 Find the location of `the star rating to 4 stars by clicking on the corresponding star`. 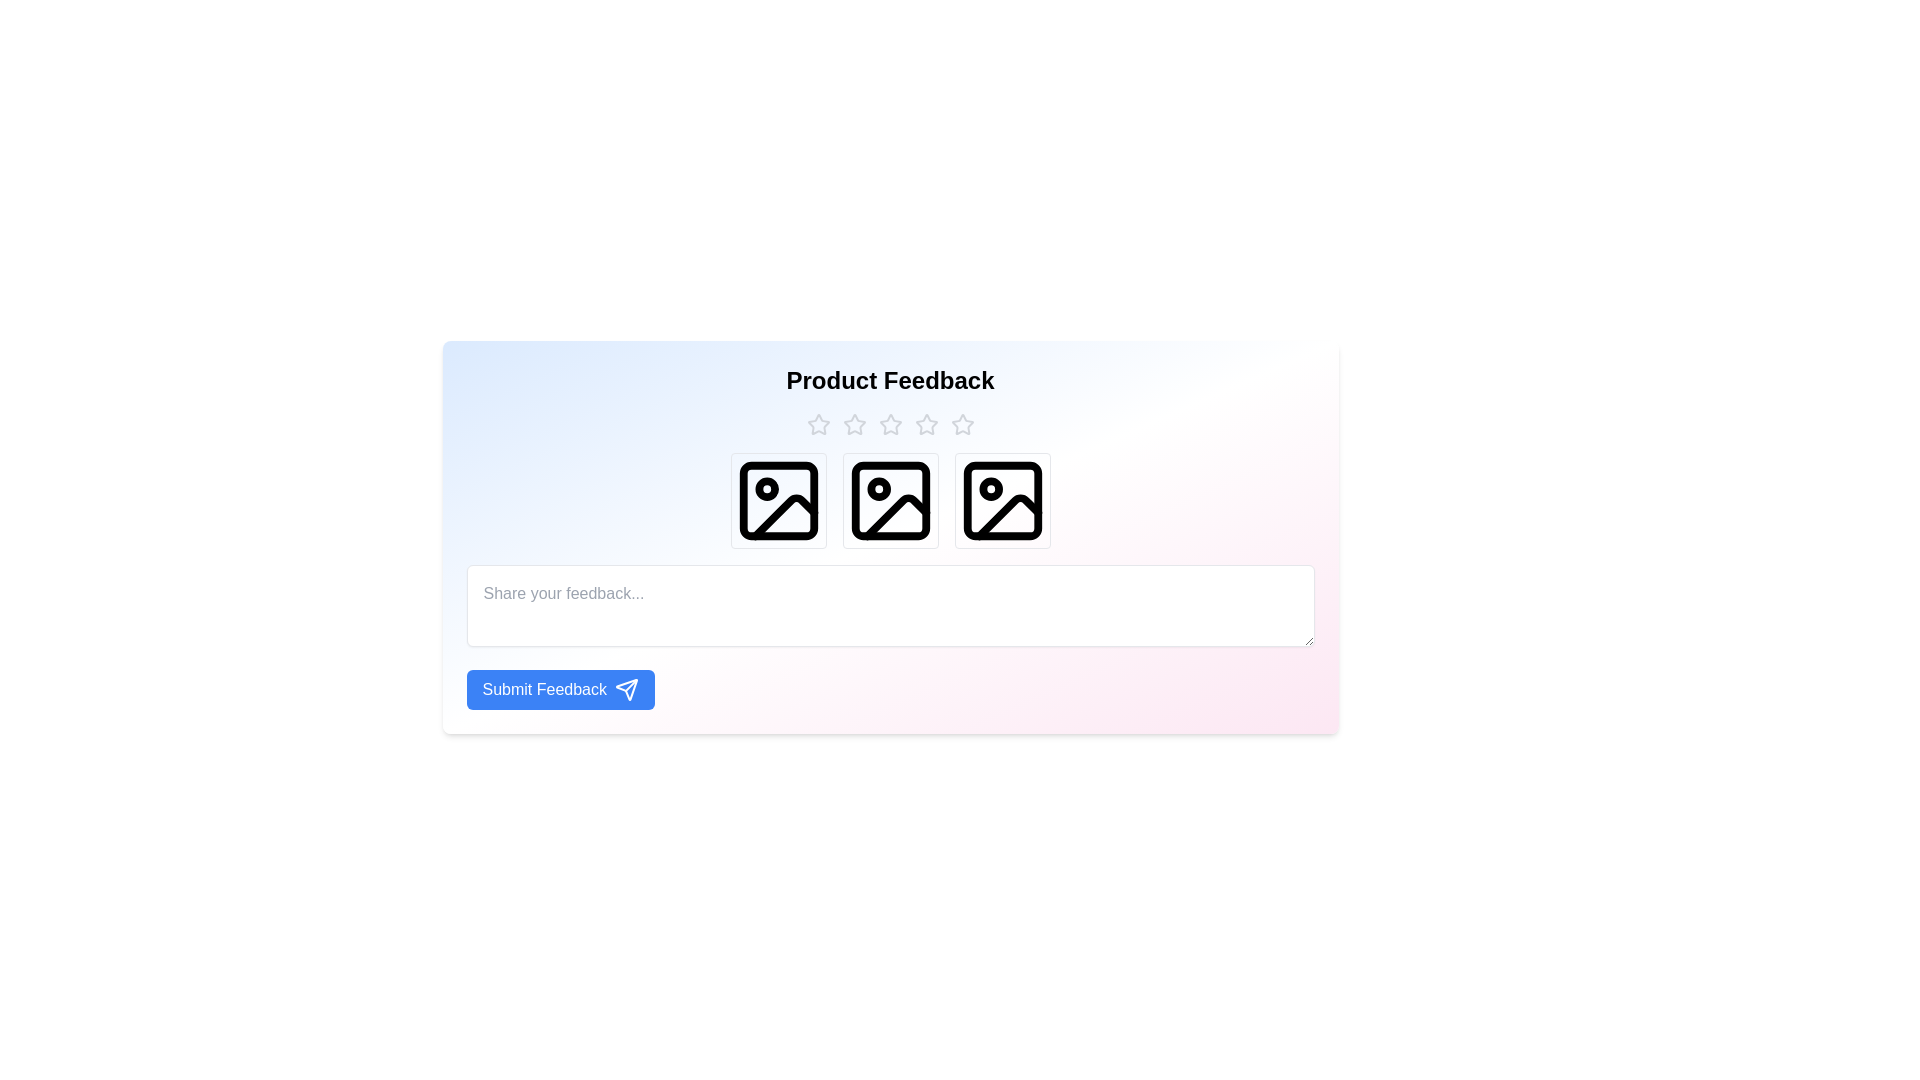

the star rating to 4 stars by clicking on the corresponding star is located at coordinates (925, 423).